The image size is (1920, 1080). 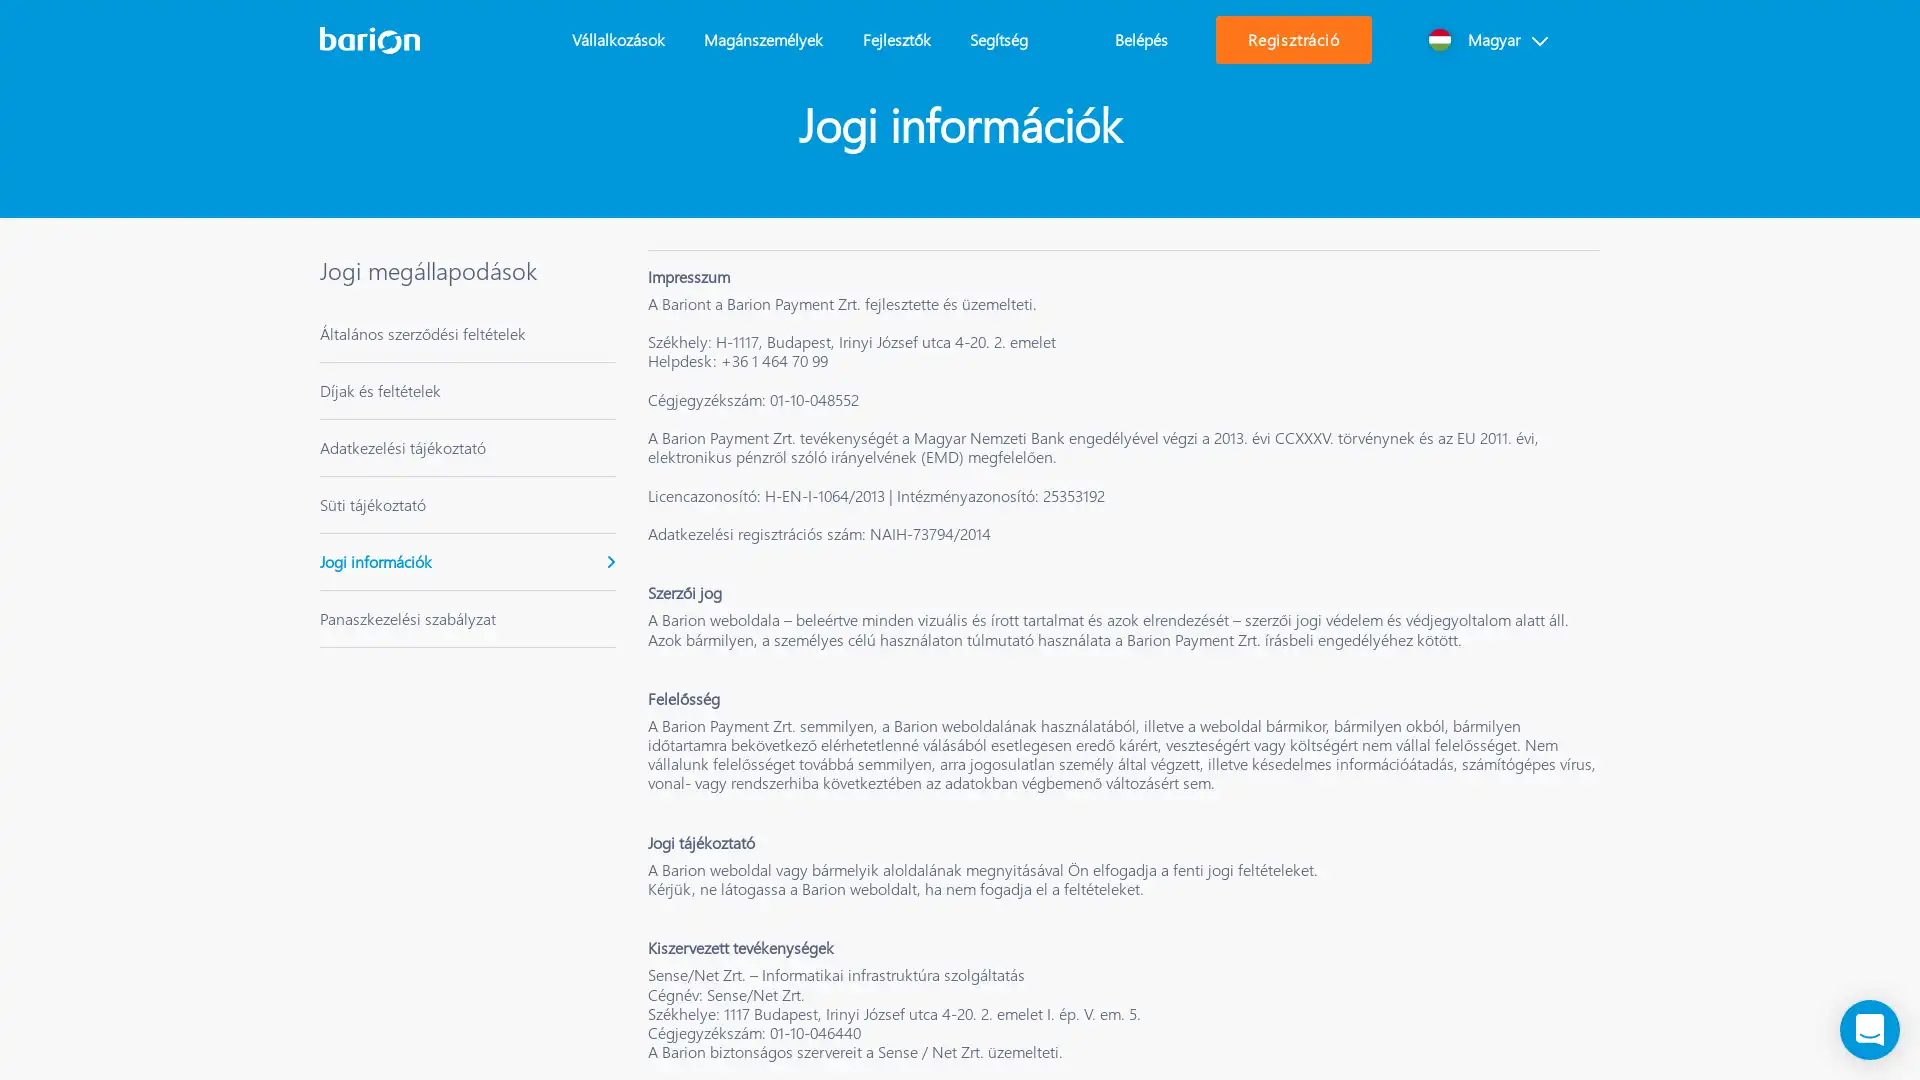 I want to click on Osszes elutasitasa, so click(x=1458, y=990).